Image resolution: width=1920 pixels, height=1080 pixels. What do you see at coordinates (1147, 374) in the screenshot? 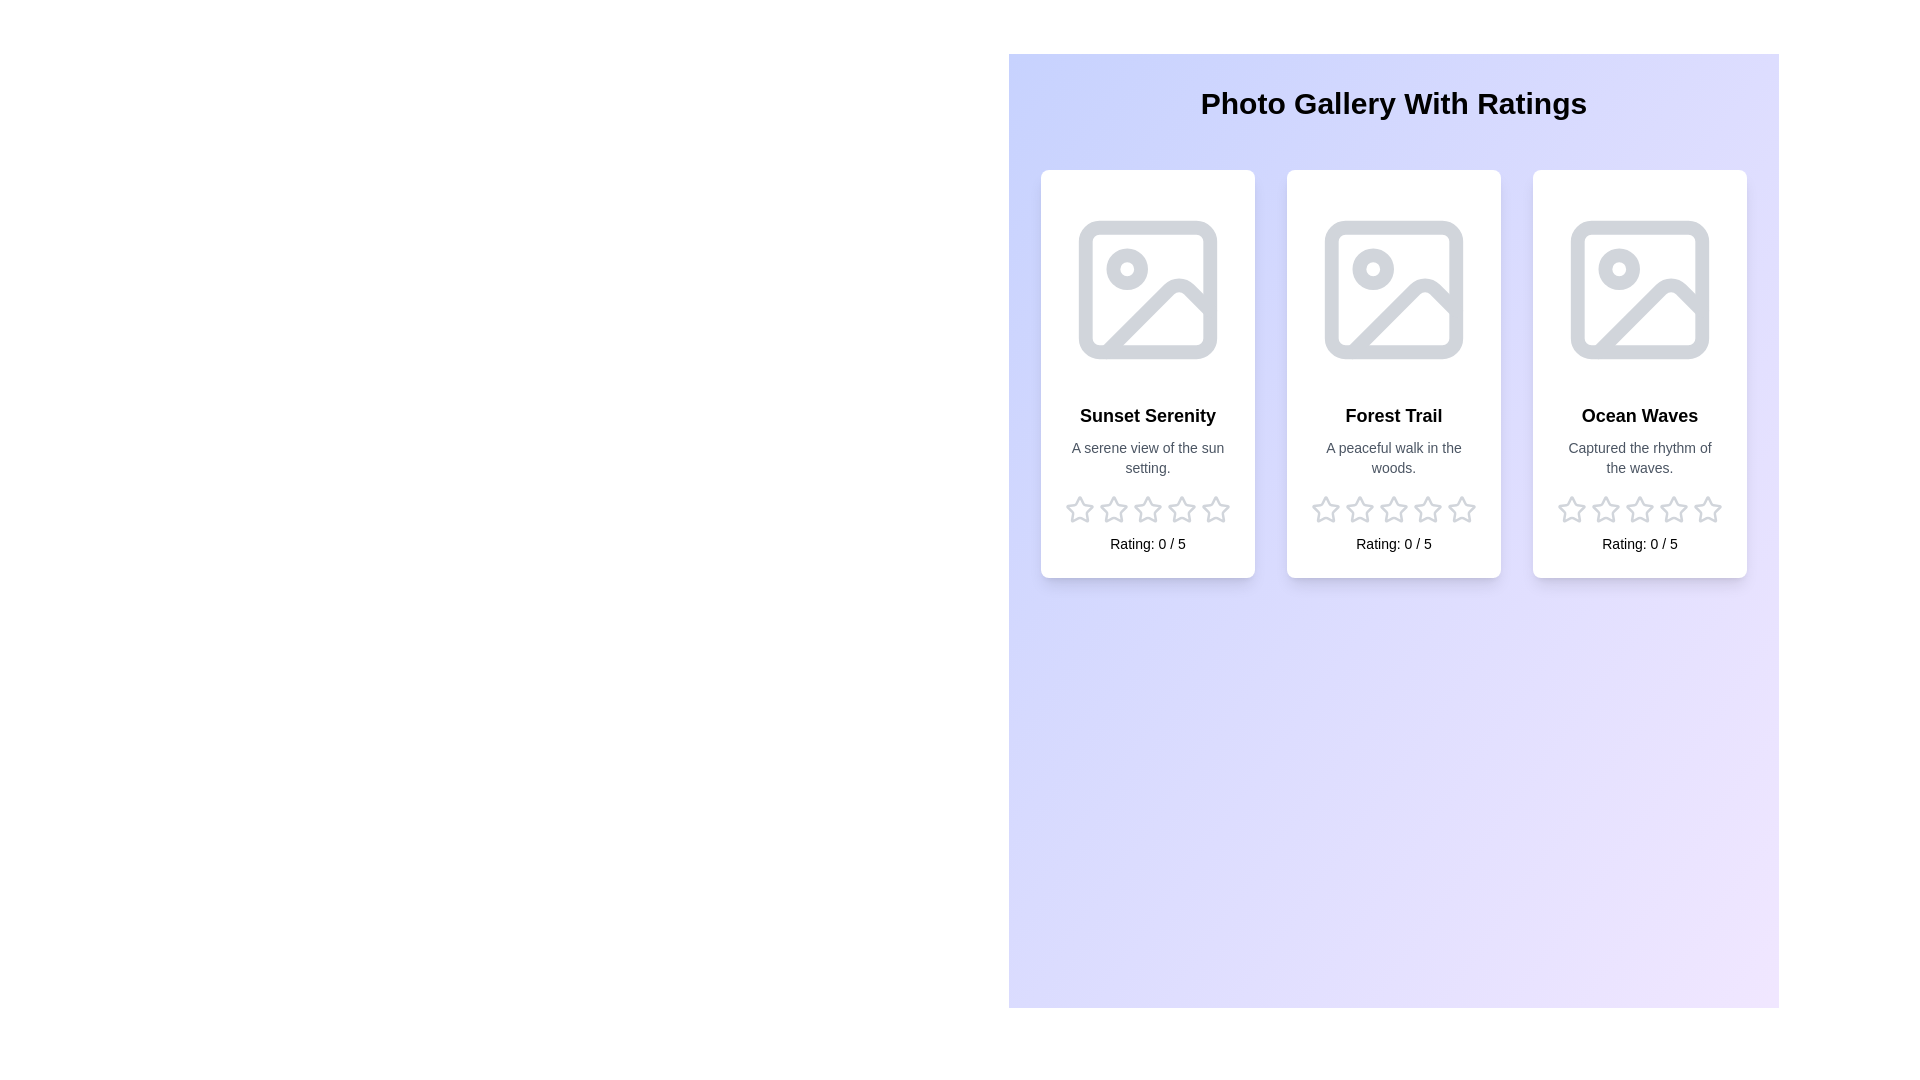
I see `the image card for Sunset Serenity` at bounding box center [1147, 374].